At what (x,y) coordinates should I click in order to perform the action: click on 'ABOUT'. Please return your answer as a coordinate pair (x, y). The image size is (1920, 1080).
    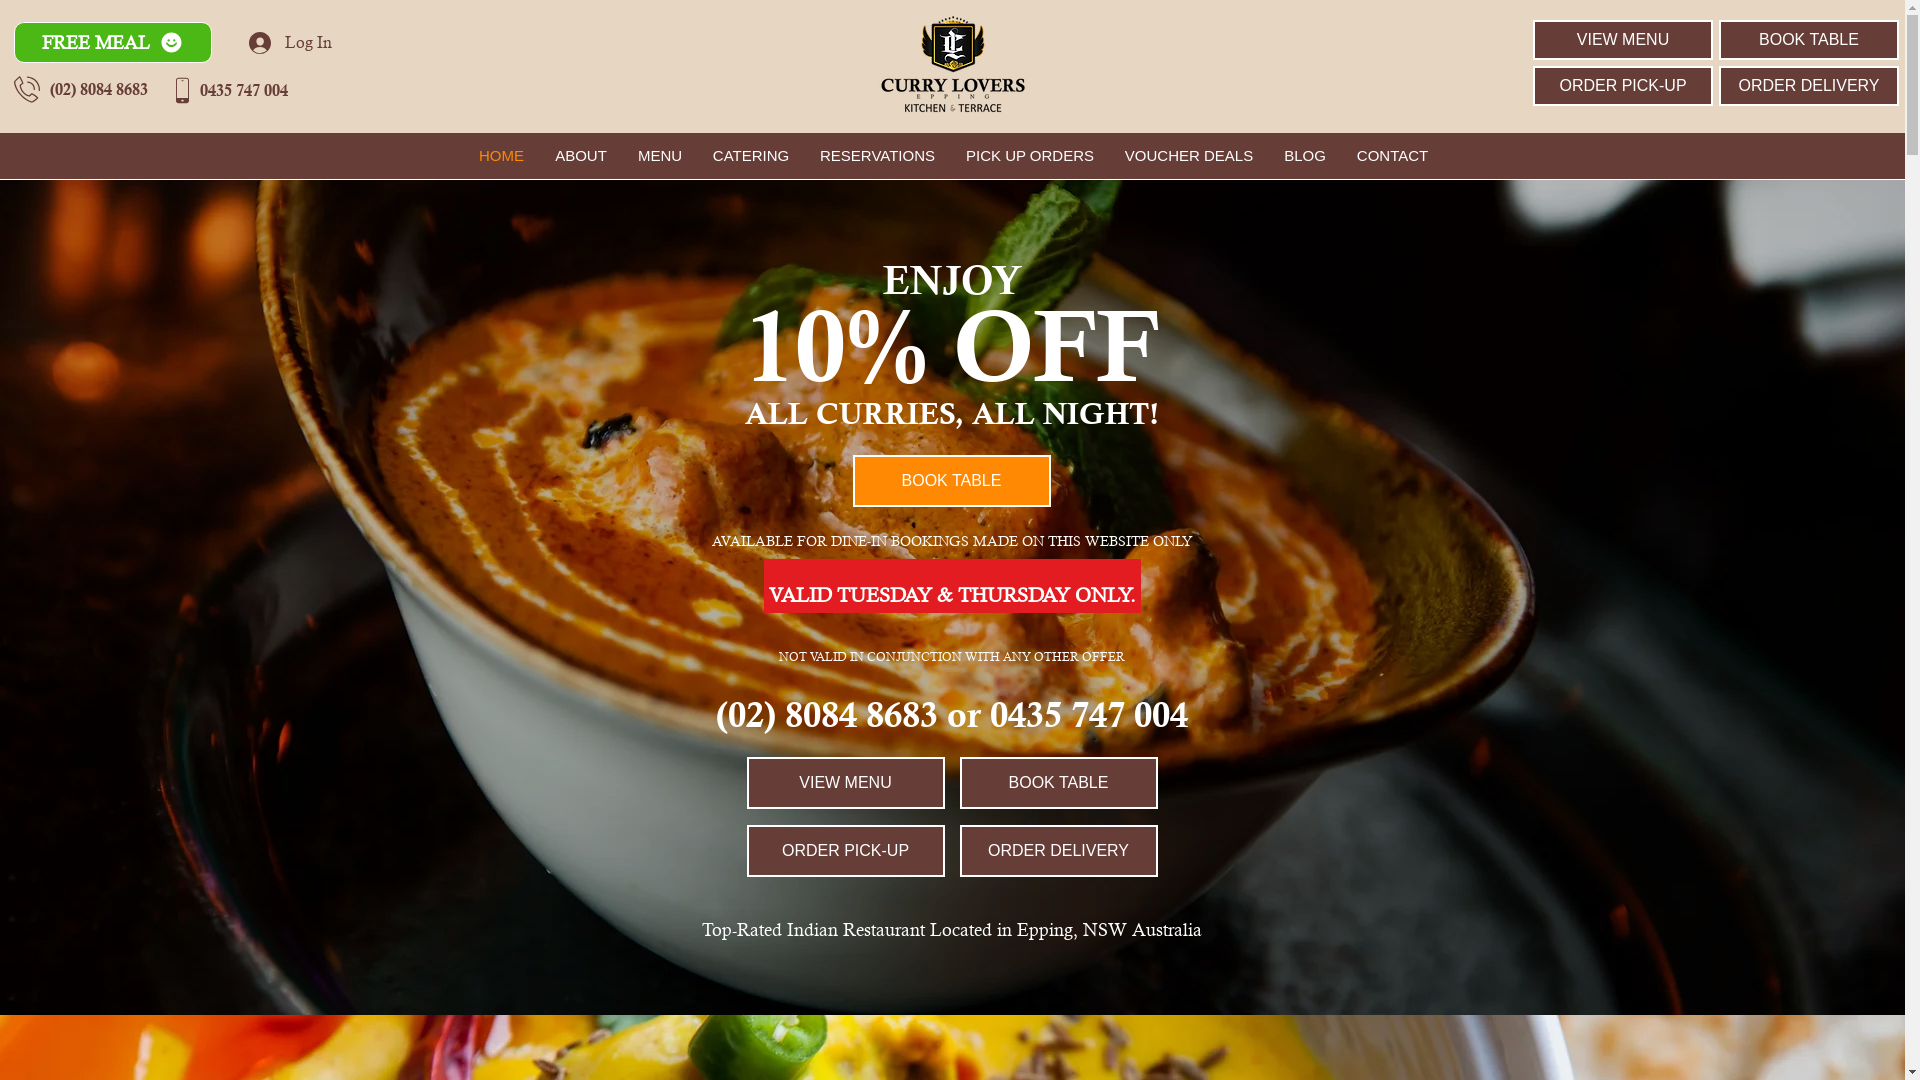
    Looking at the image, I should click on (580, 154).